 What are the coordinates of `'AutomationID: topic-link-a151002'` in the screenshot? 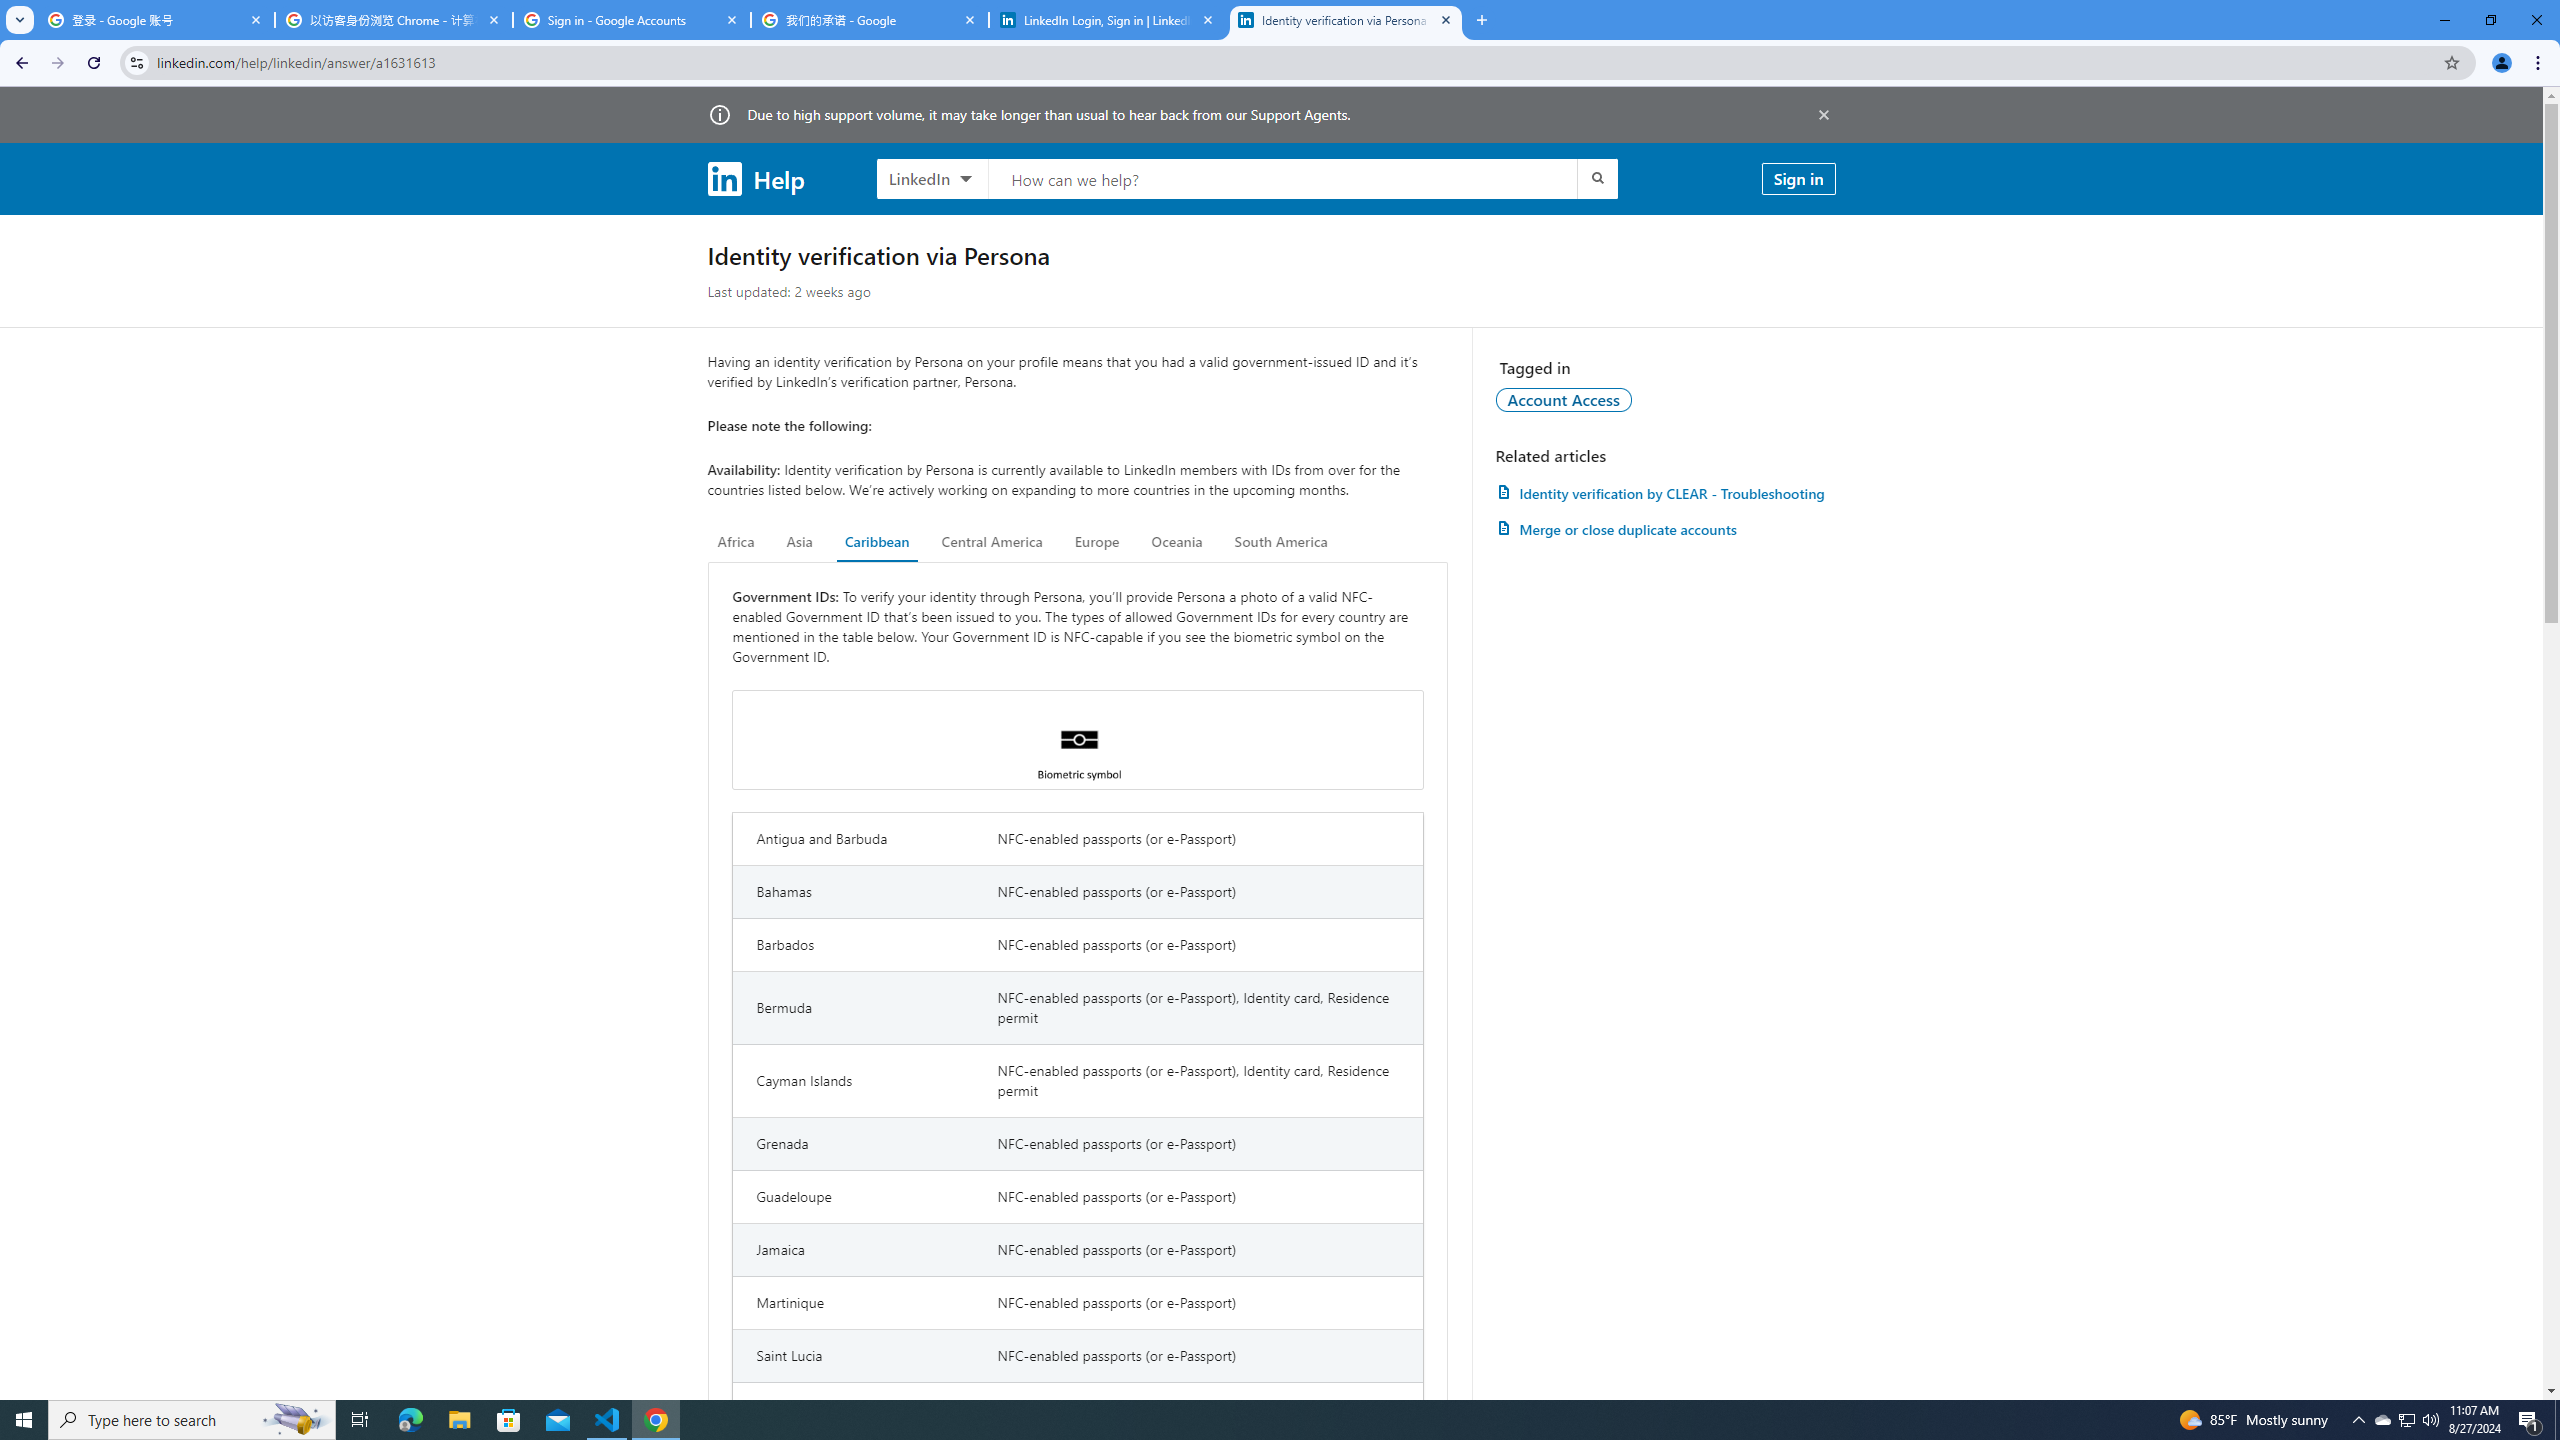 It's located at (1564, 398).